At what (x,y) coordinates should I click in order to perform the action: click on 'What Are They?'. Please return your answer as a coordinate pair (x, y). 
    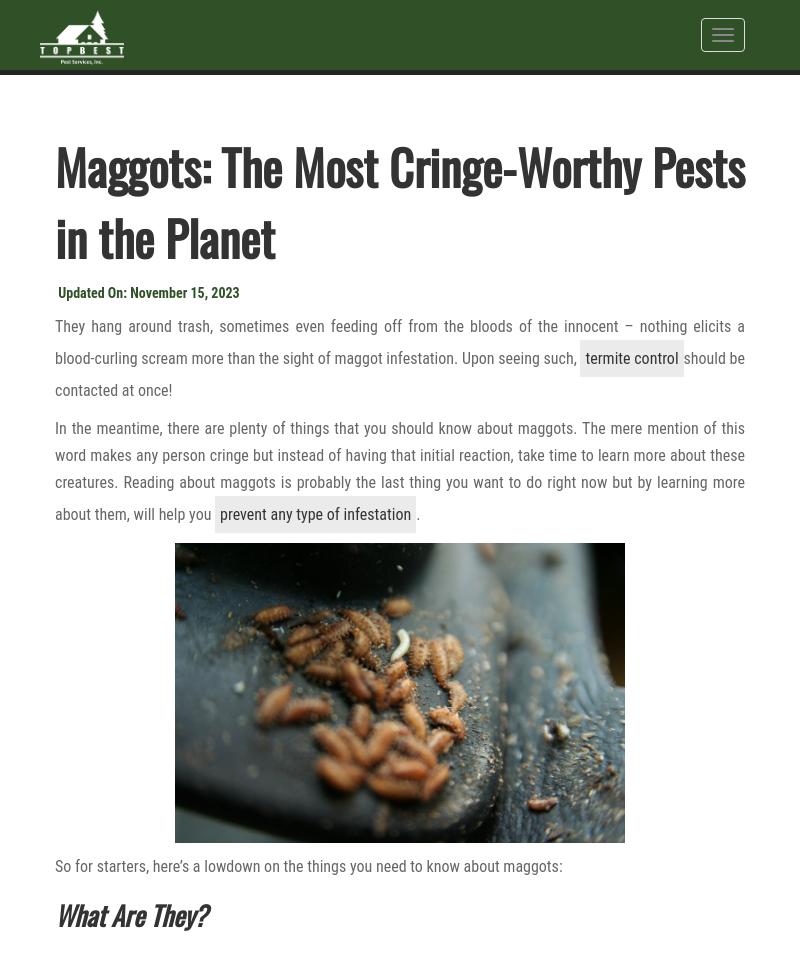
    Looking at the image, I should click on (130, 912).